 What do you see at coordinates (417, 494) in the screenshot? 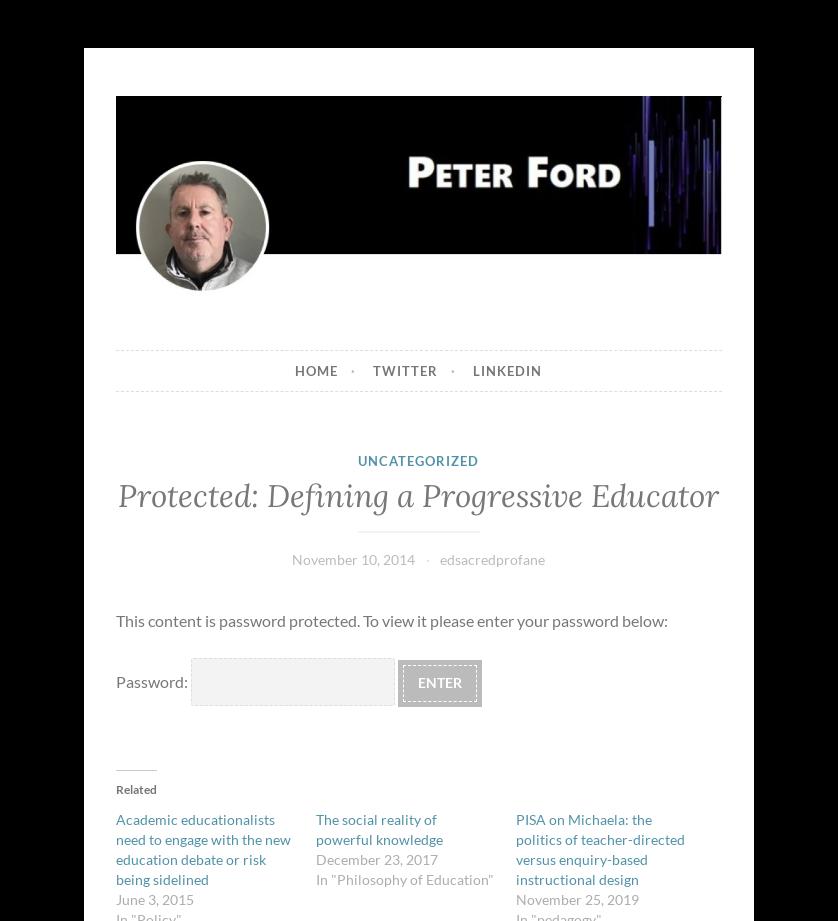
I see `'Protected: Defining a Progressive Educator'` at bounding box center [417, 494].